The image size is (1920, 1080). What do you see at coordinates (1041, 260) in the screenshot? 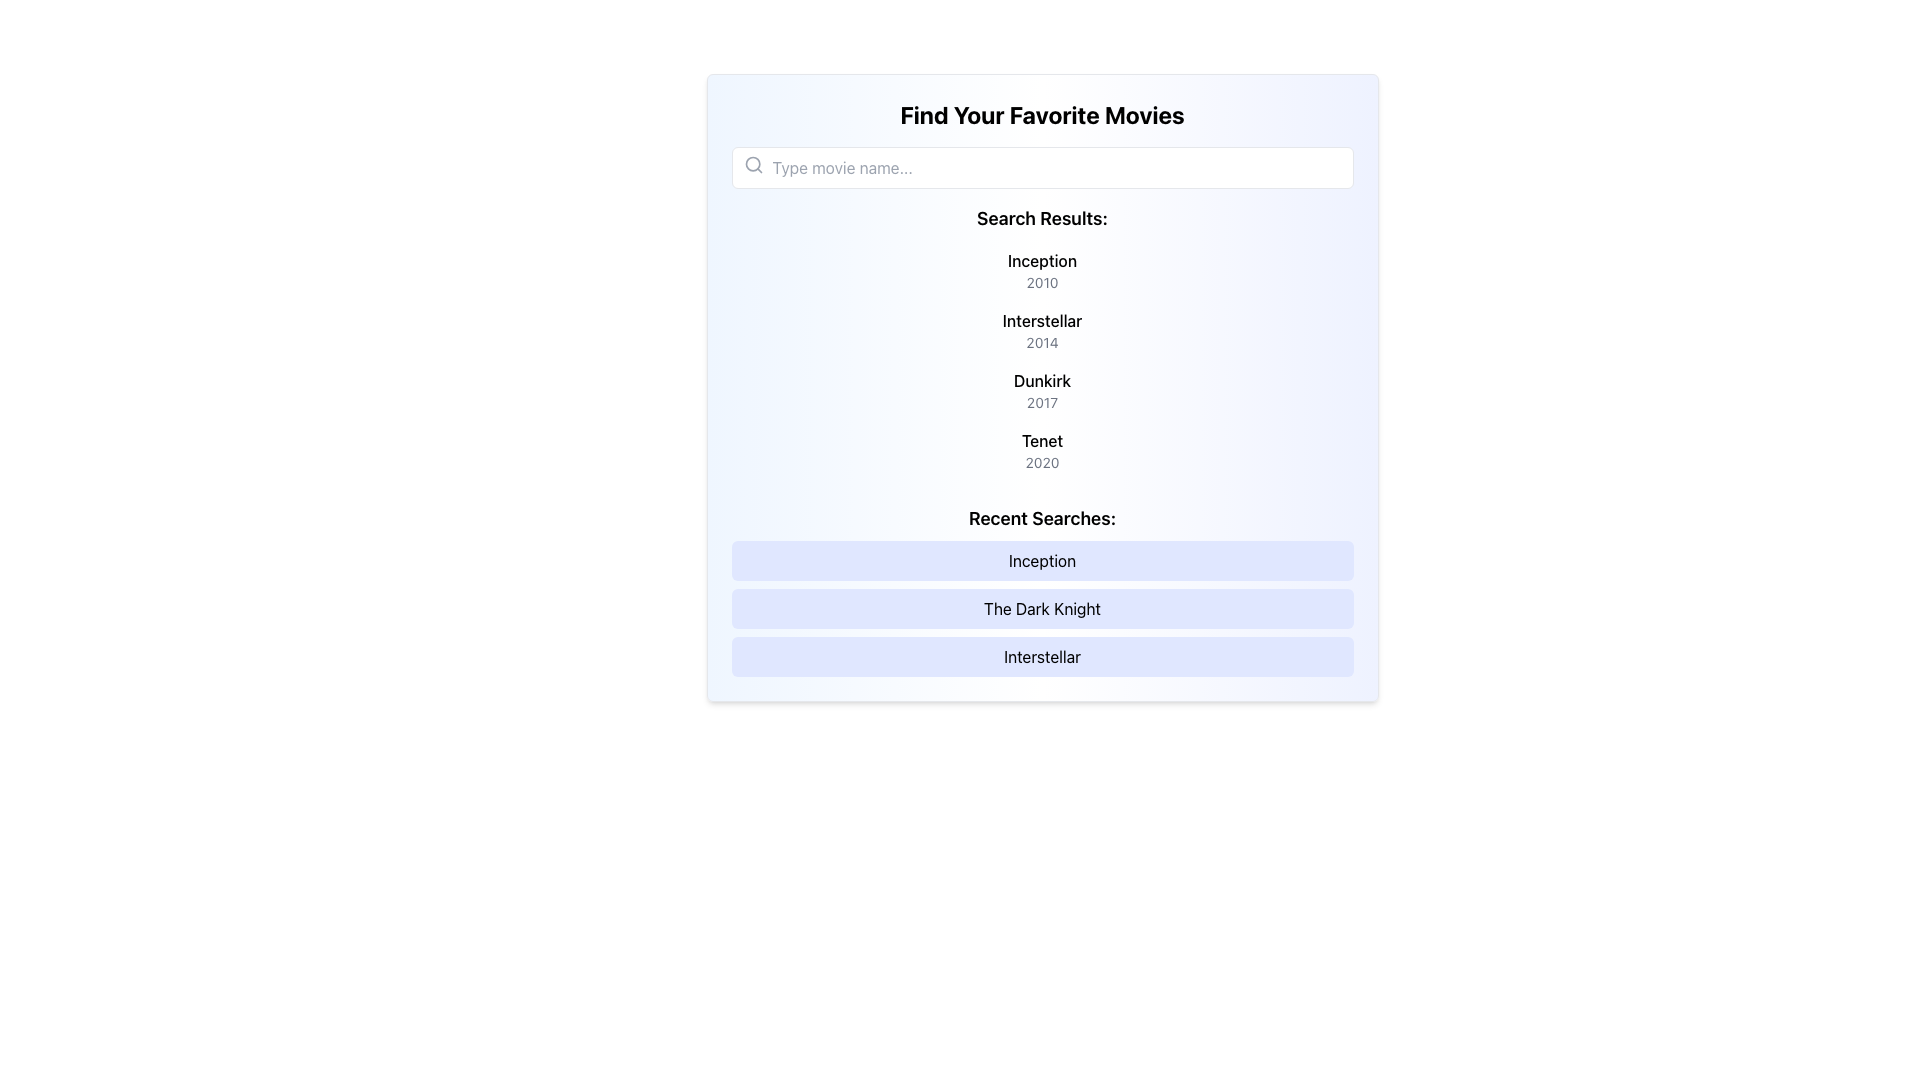
I see `the text label displaying 'Inception', which is styled in medium-weight black font and positioned above the text '2010' in the 'Search Results' section` at bounding box center [1041, 260].